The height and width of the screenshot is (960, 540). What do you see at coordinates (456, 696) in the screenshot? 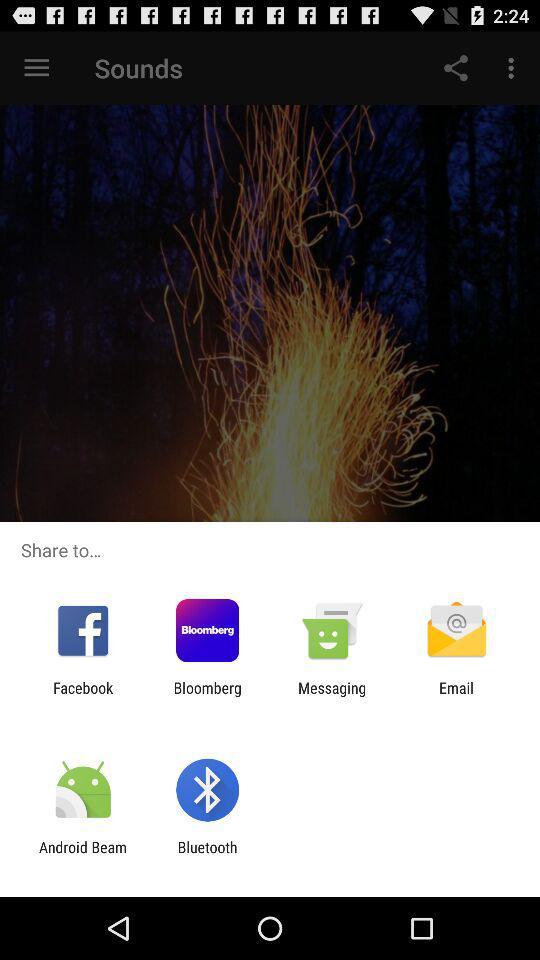
I see `the icon next to the messaging item` at bounding box center [456, 696].